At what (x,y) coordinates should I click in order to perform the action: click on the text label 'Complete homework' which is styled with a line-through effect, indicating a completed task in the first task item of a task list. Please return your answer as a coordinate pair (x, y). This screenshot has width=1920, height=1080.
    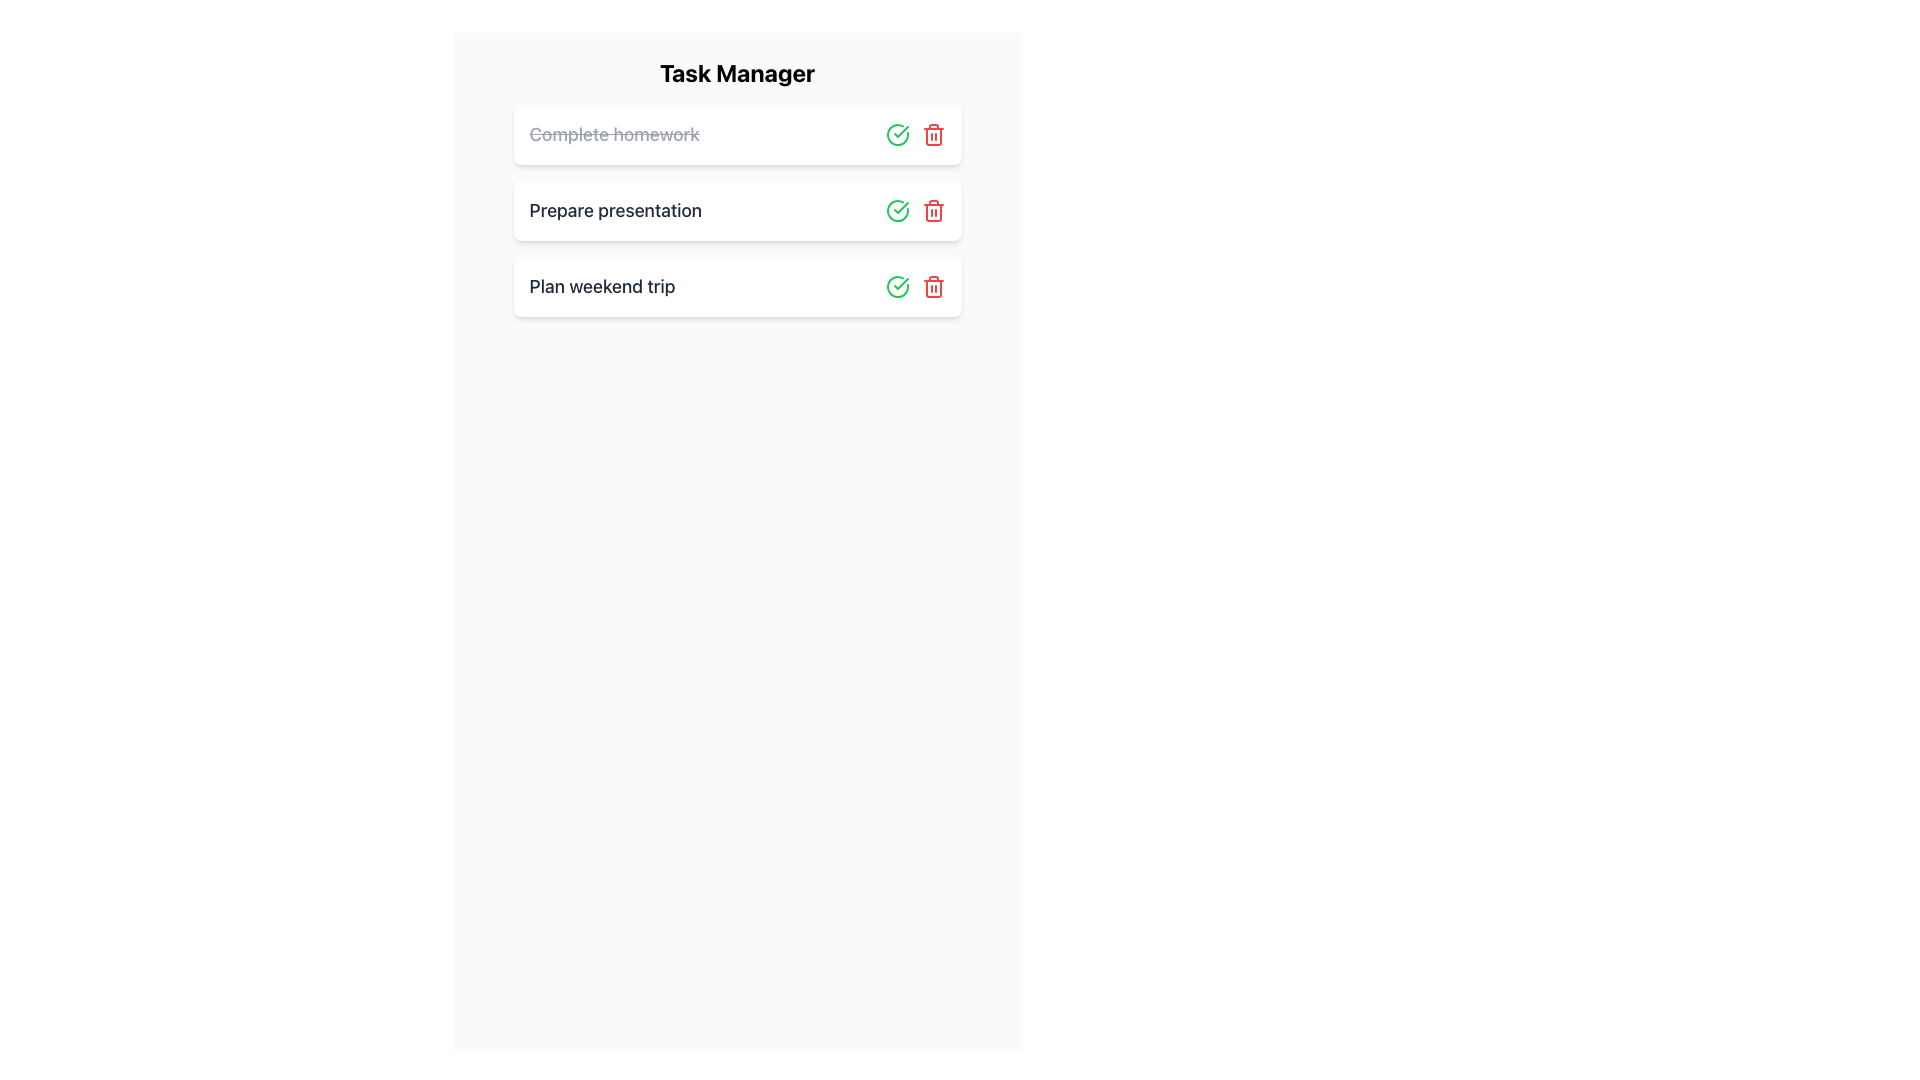
    Looking at the image, I should click on (613, 134).